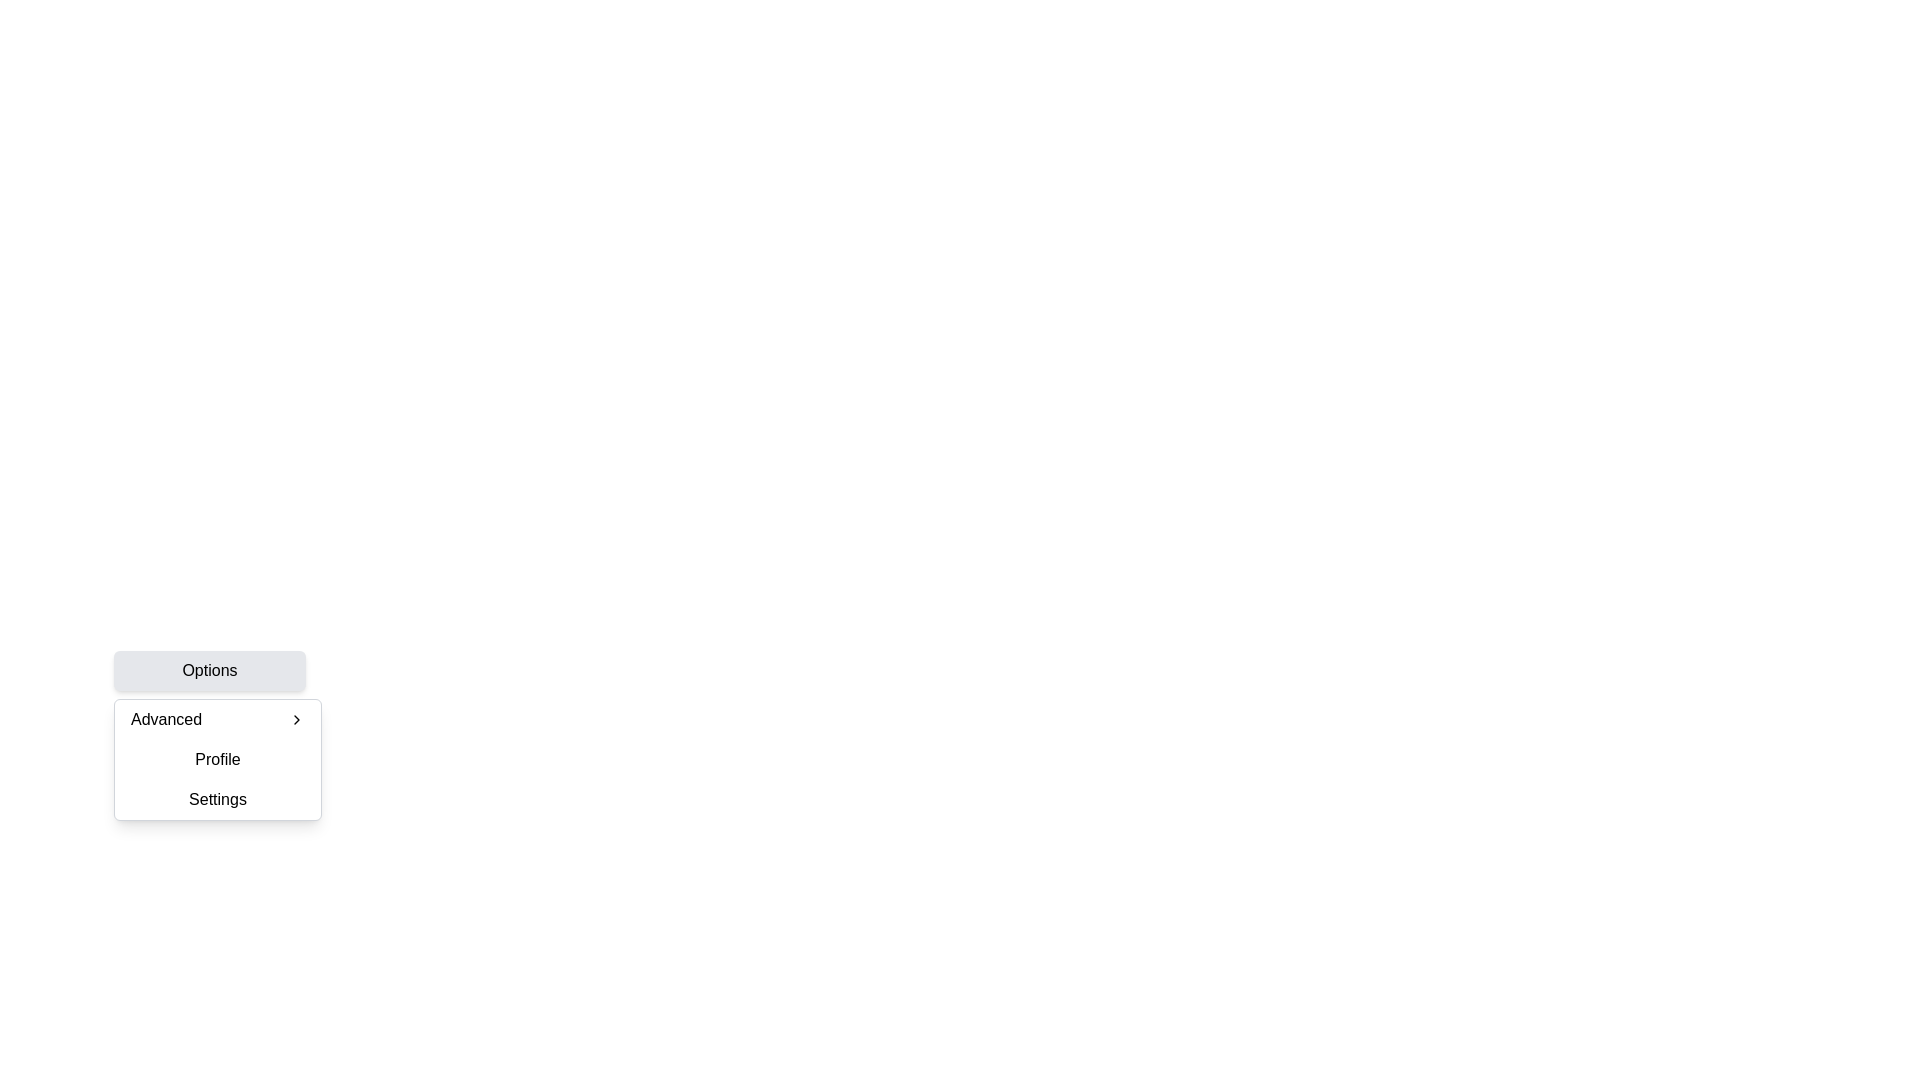 The height and width of the screenshot is (1080, 1920). Describe the element at coordinates (217, 759) in the screenshot. I see `the second option in the dropdown menu, which is likely leading to the user's profile page or settings, to trigger a background color change` at that location.